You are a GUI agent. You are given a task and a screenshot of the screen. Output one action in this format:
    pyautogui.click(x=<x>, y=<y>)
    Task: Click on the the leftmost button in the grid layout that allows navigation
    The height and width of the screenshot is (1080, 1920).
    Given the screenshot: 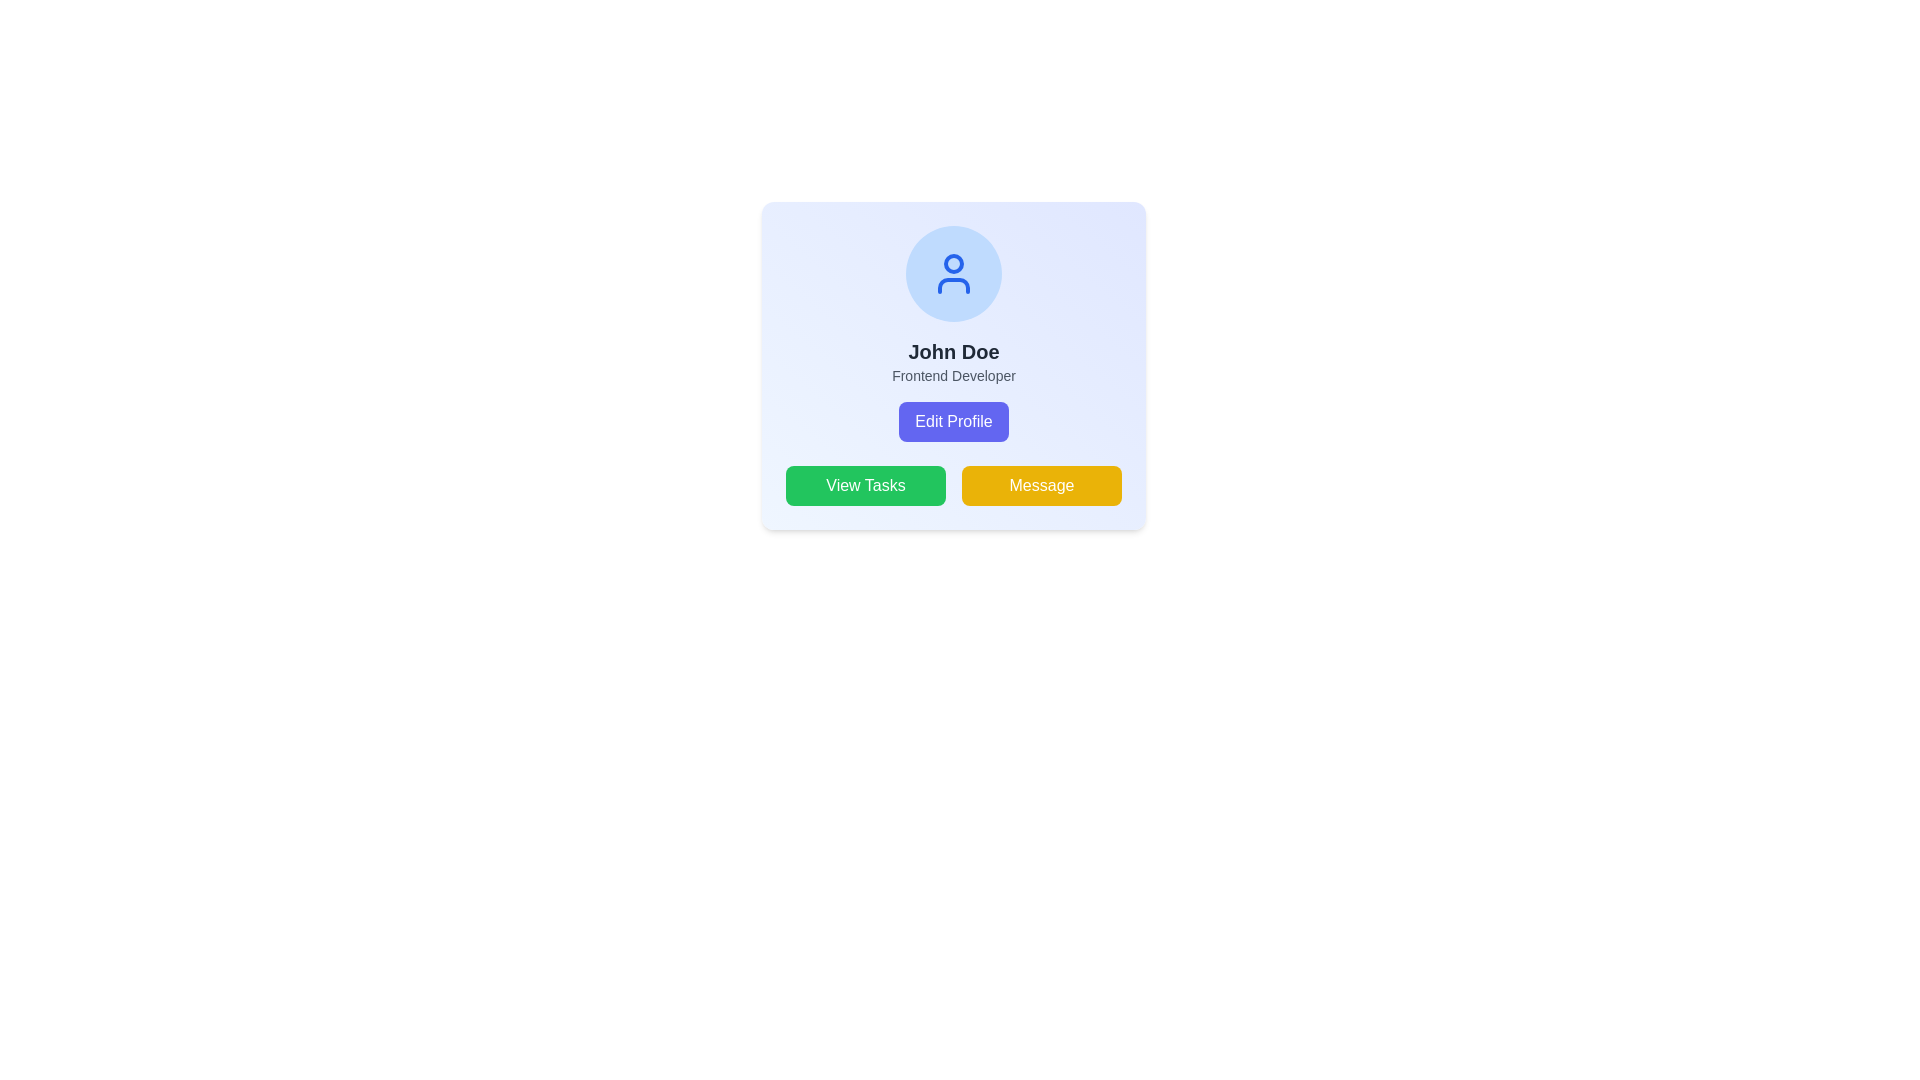 What is the action you would take?
    pyautogui.click(x=865, y=486)
    